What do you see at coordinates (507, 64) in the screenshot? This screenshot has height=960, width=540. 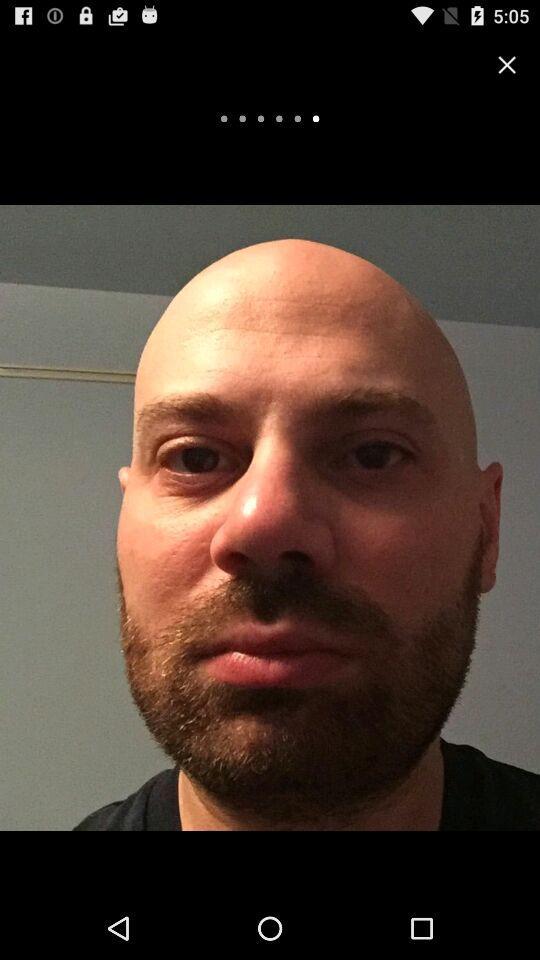 I see `option` at bounding box center [507, 64].